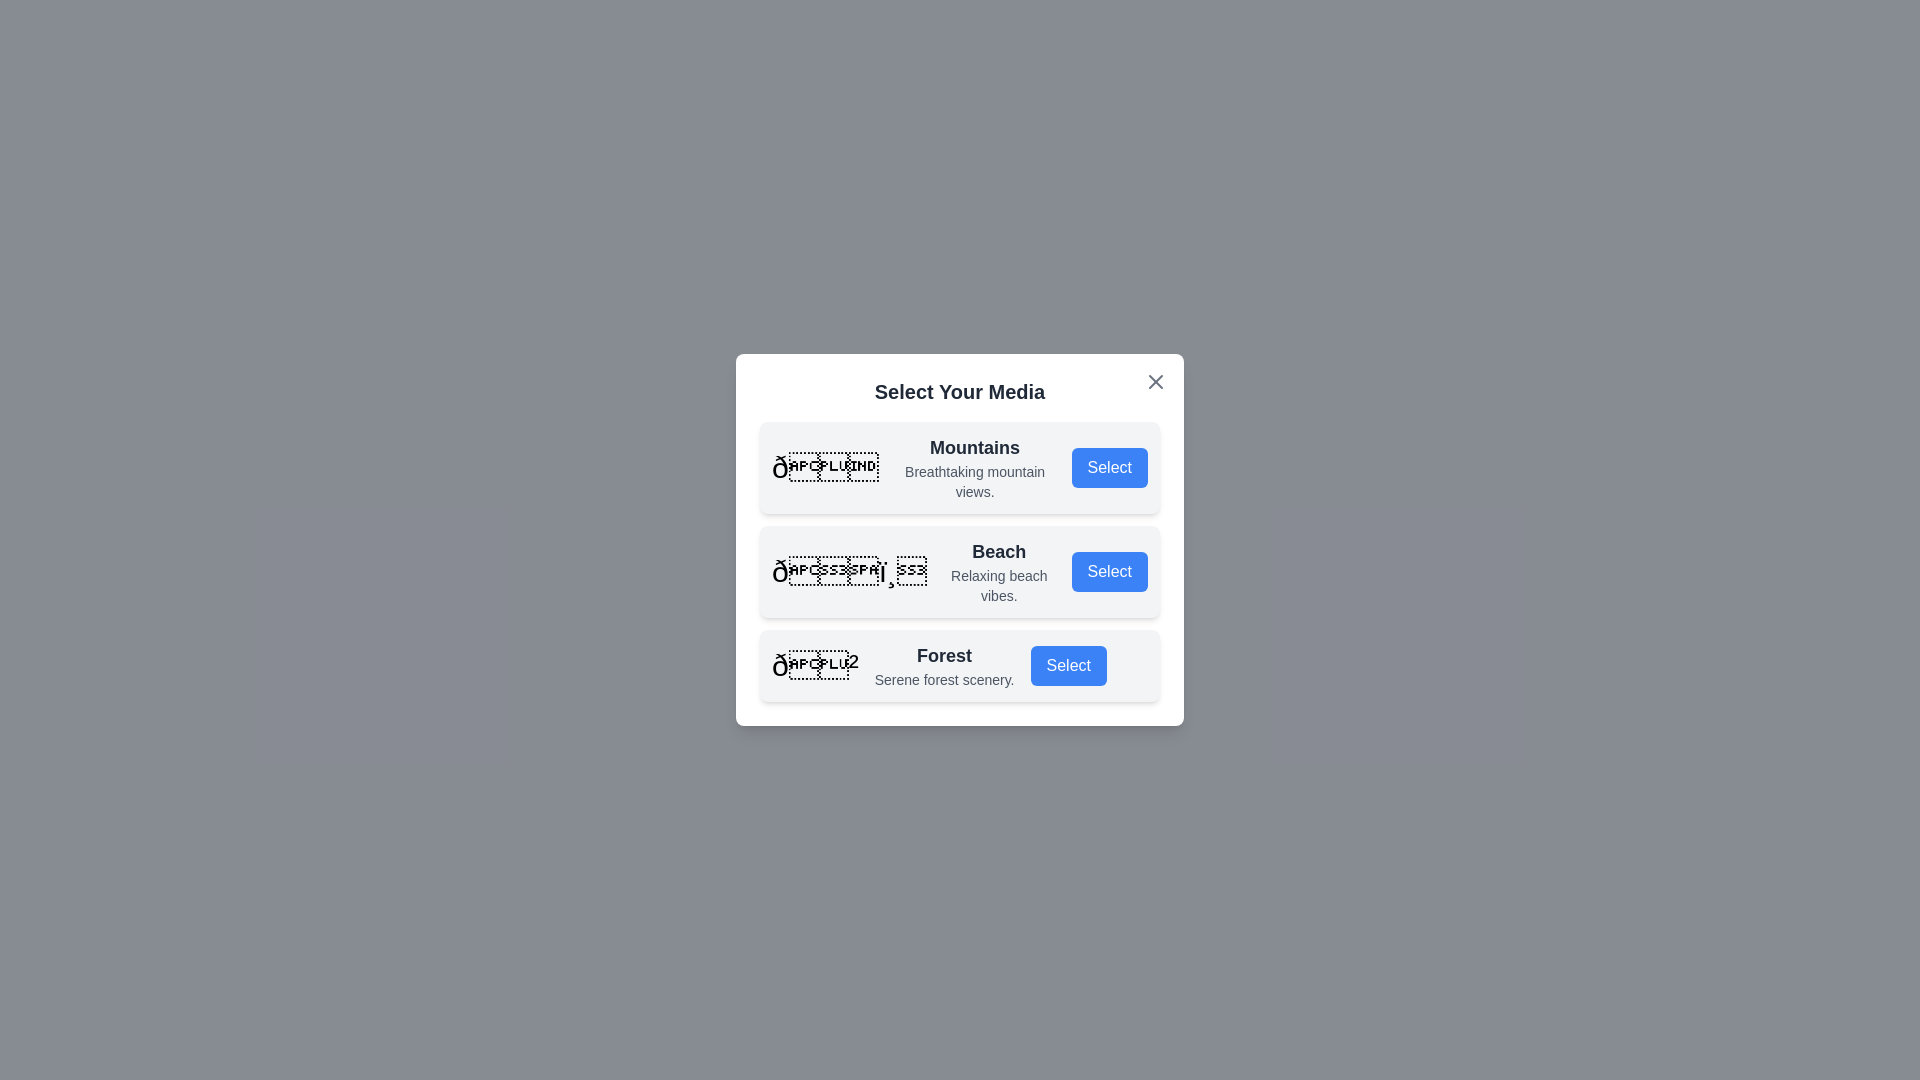 The height and width of the screenshot is (1080, 1920). Describe the element at coordinates (1156, 381) in the screenshot. I see `close button on the top-right corner of the dialog` at that location.